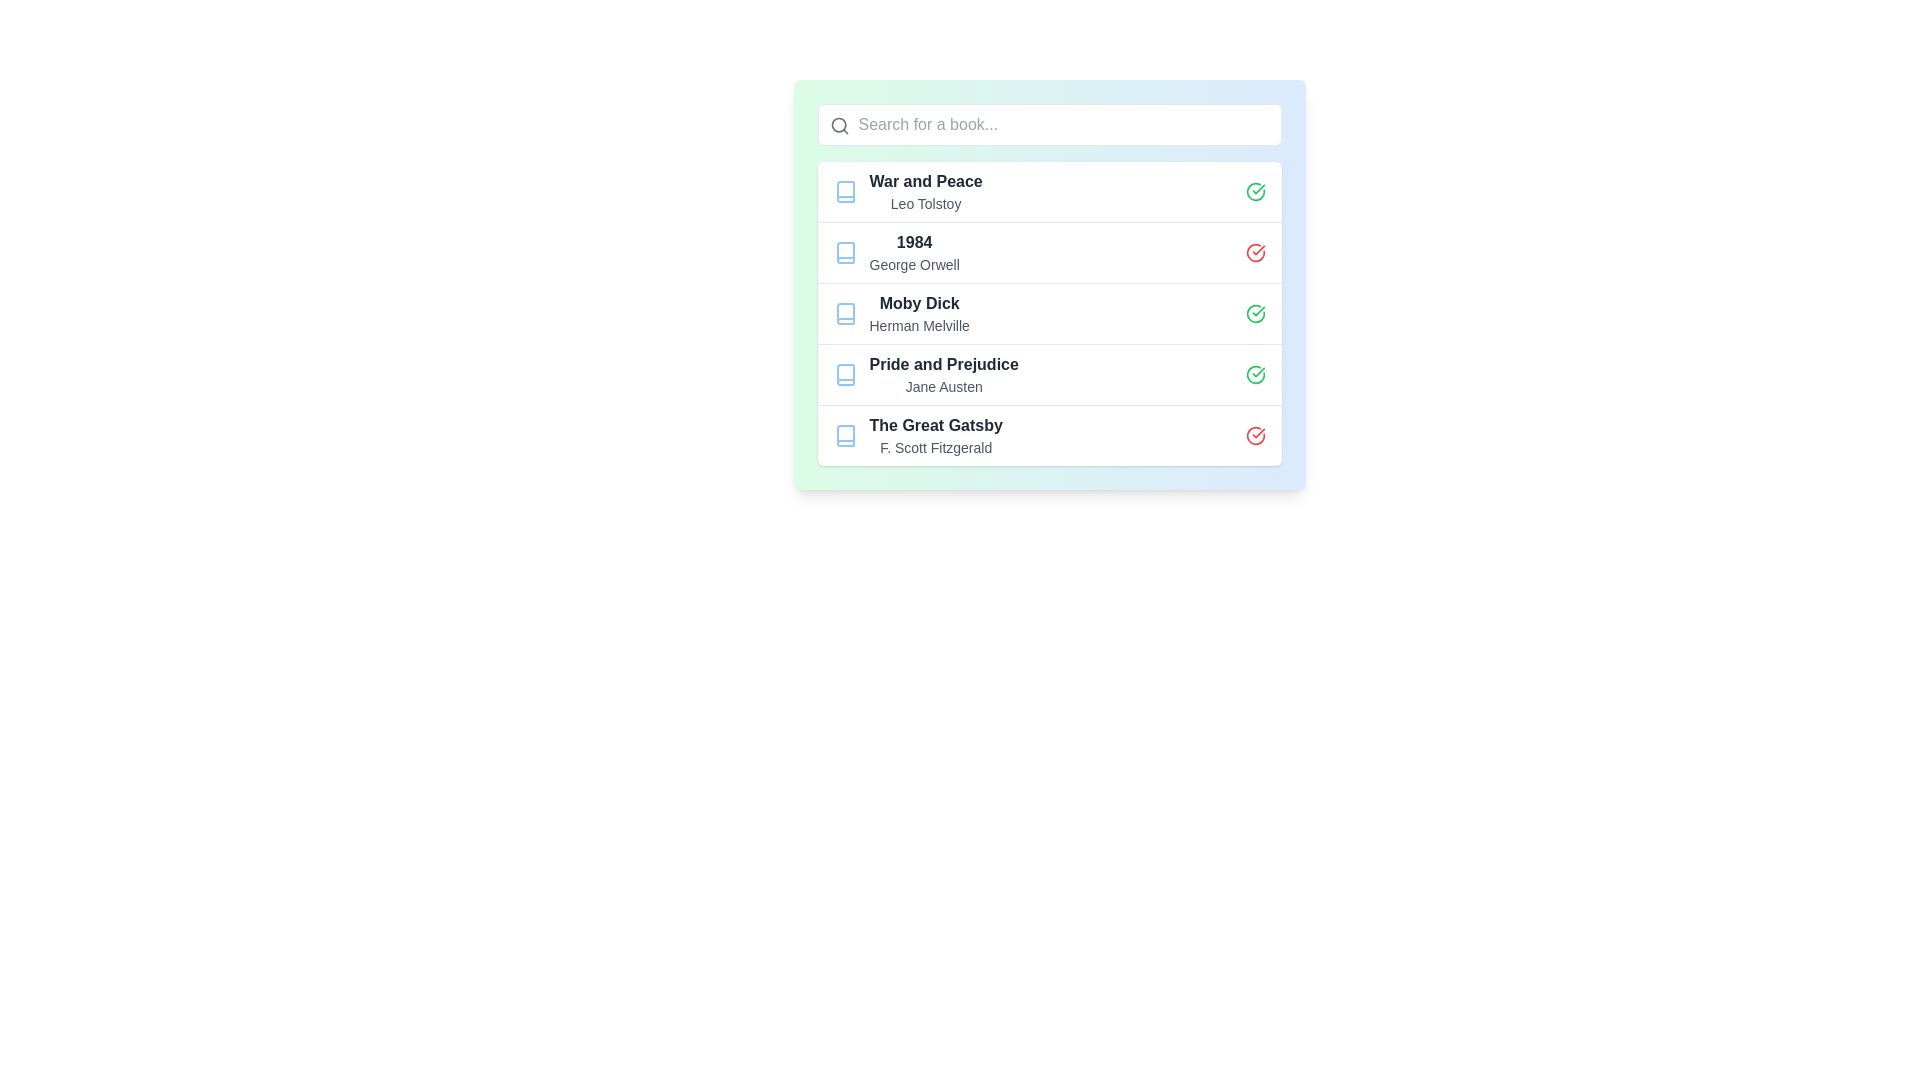  Describe the element at coordinates (943, 386) in the screenshot. I see `the text element displaying the author's name 'Jane Austen', which is located directly below the title 'Pride and Prejudice'` at that location.